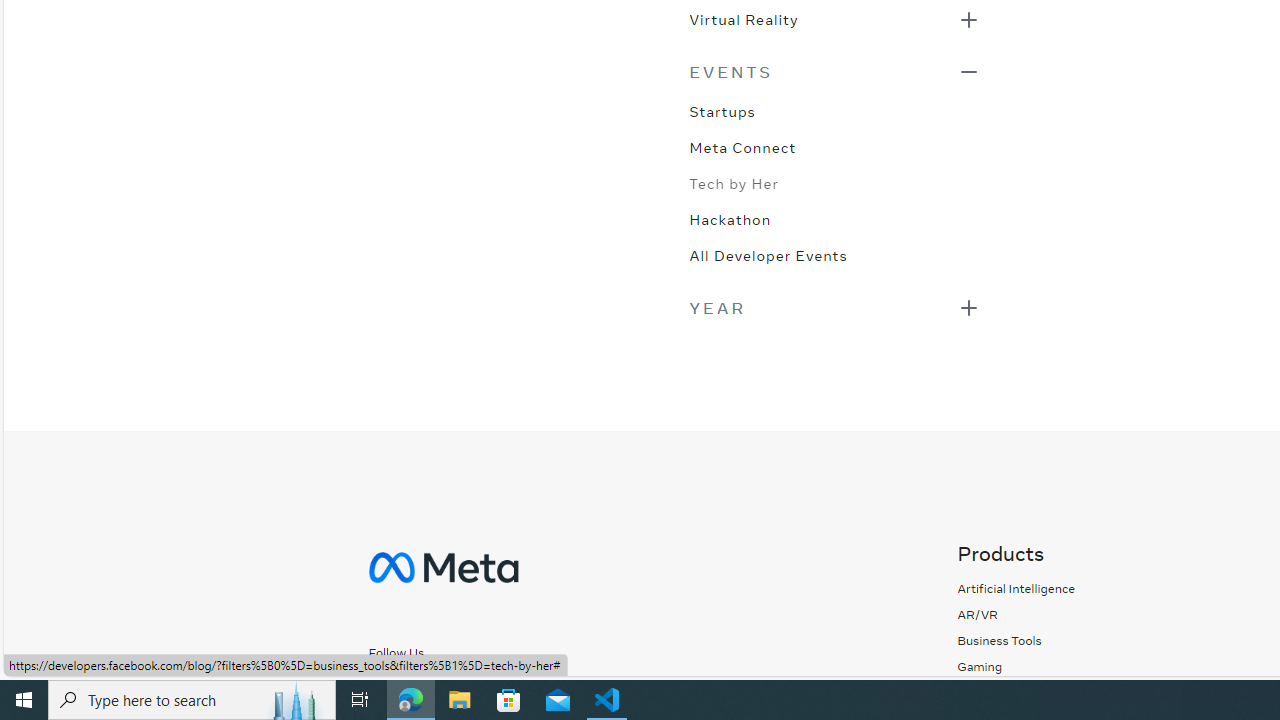 The image size is (1280, 720). Describe the element at coordinates (433, 687) in the screenshot. I see `'Follow us on Instagram'` at that location.